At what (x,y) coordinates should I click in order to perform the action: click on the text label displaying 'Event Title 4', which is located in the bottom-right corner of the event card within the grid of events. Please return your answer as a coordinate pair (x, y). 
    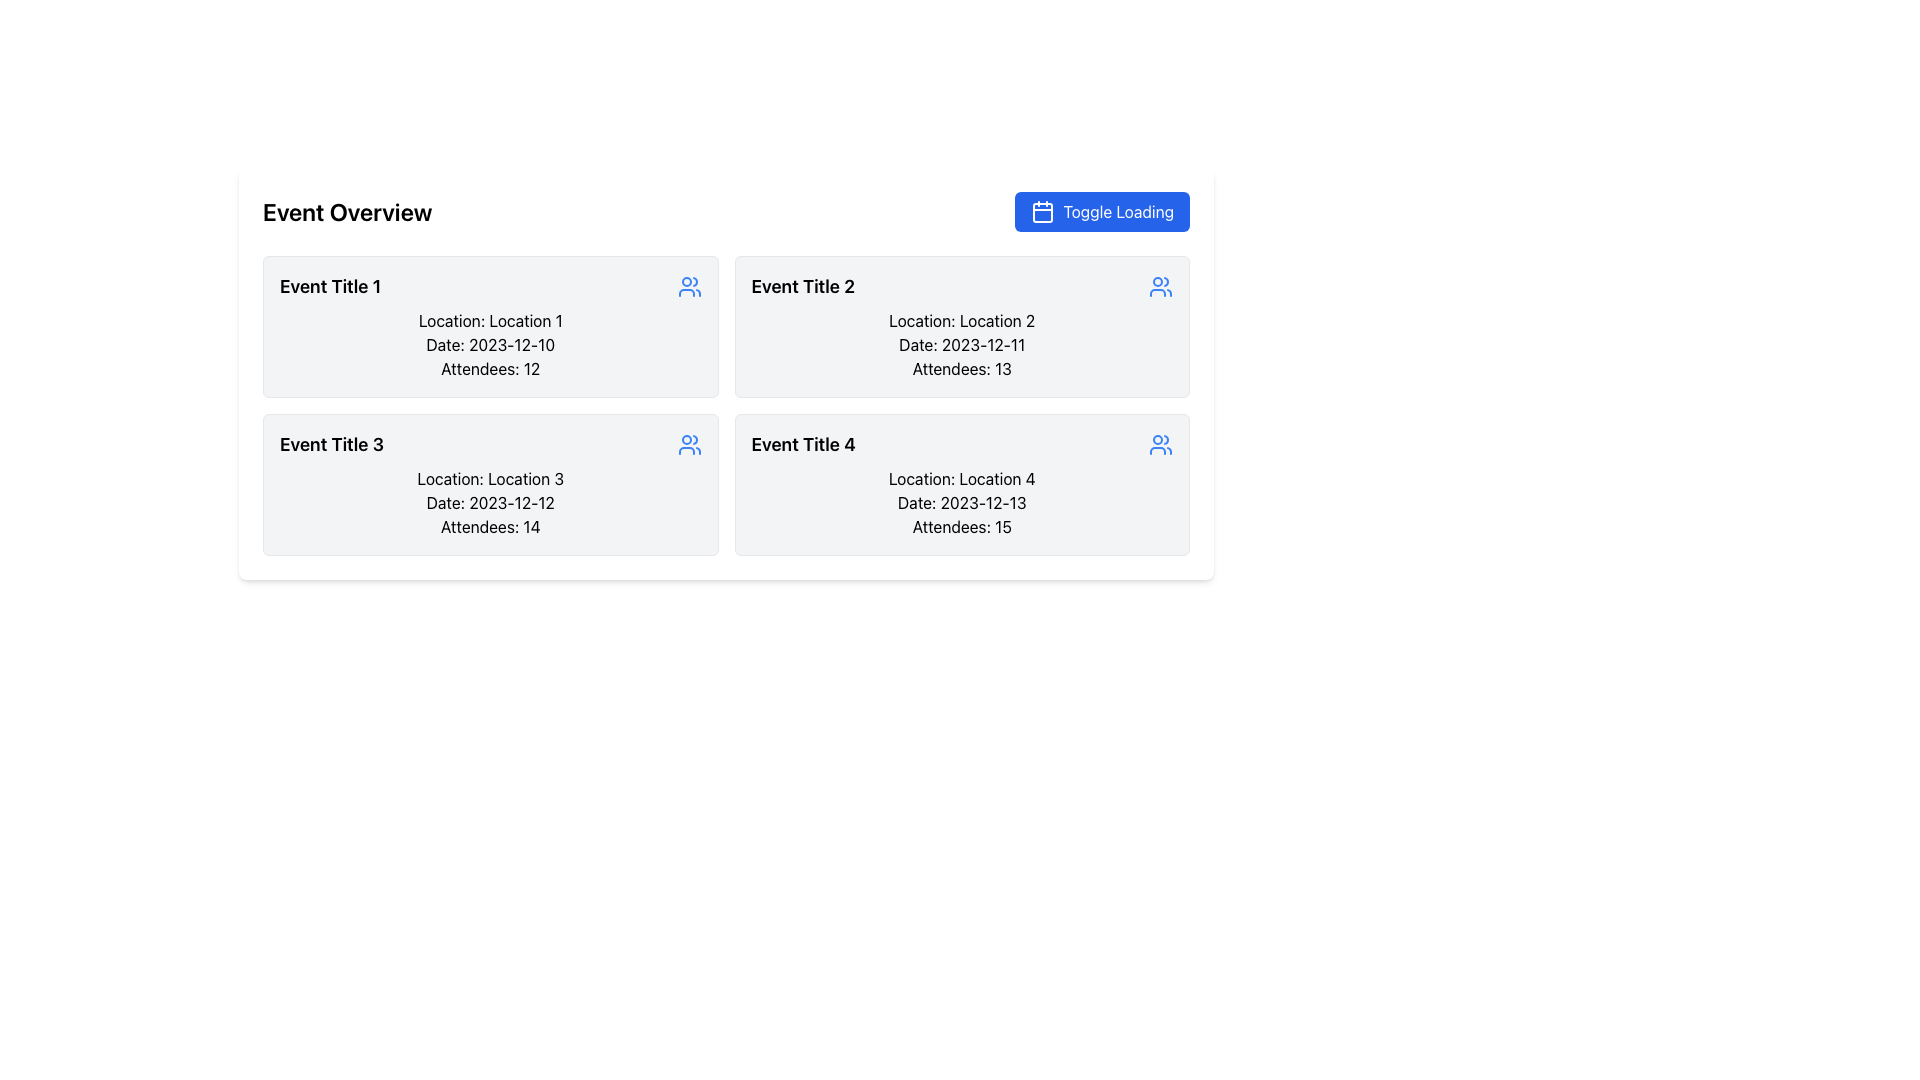
    Looking at the image, I should click on (803, 443).